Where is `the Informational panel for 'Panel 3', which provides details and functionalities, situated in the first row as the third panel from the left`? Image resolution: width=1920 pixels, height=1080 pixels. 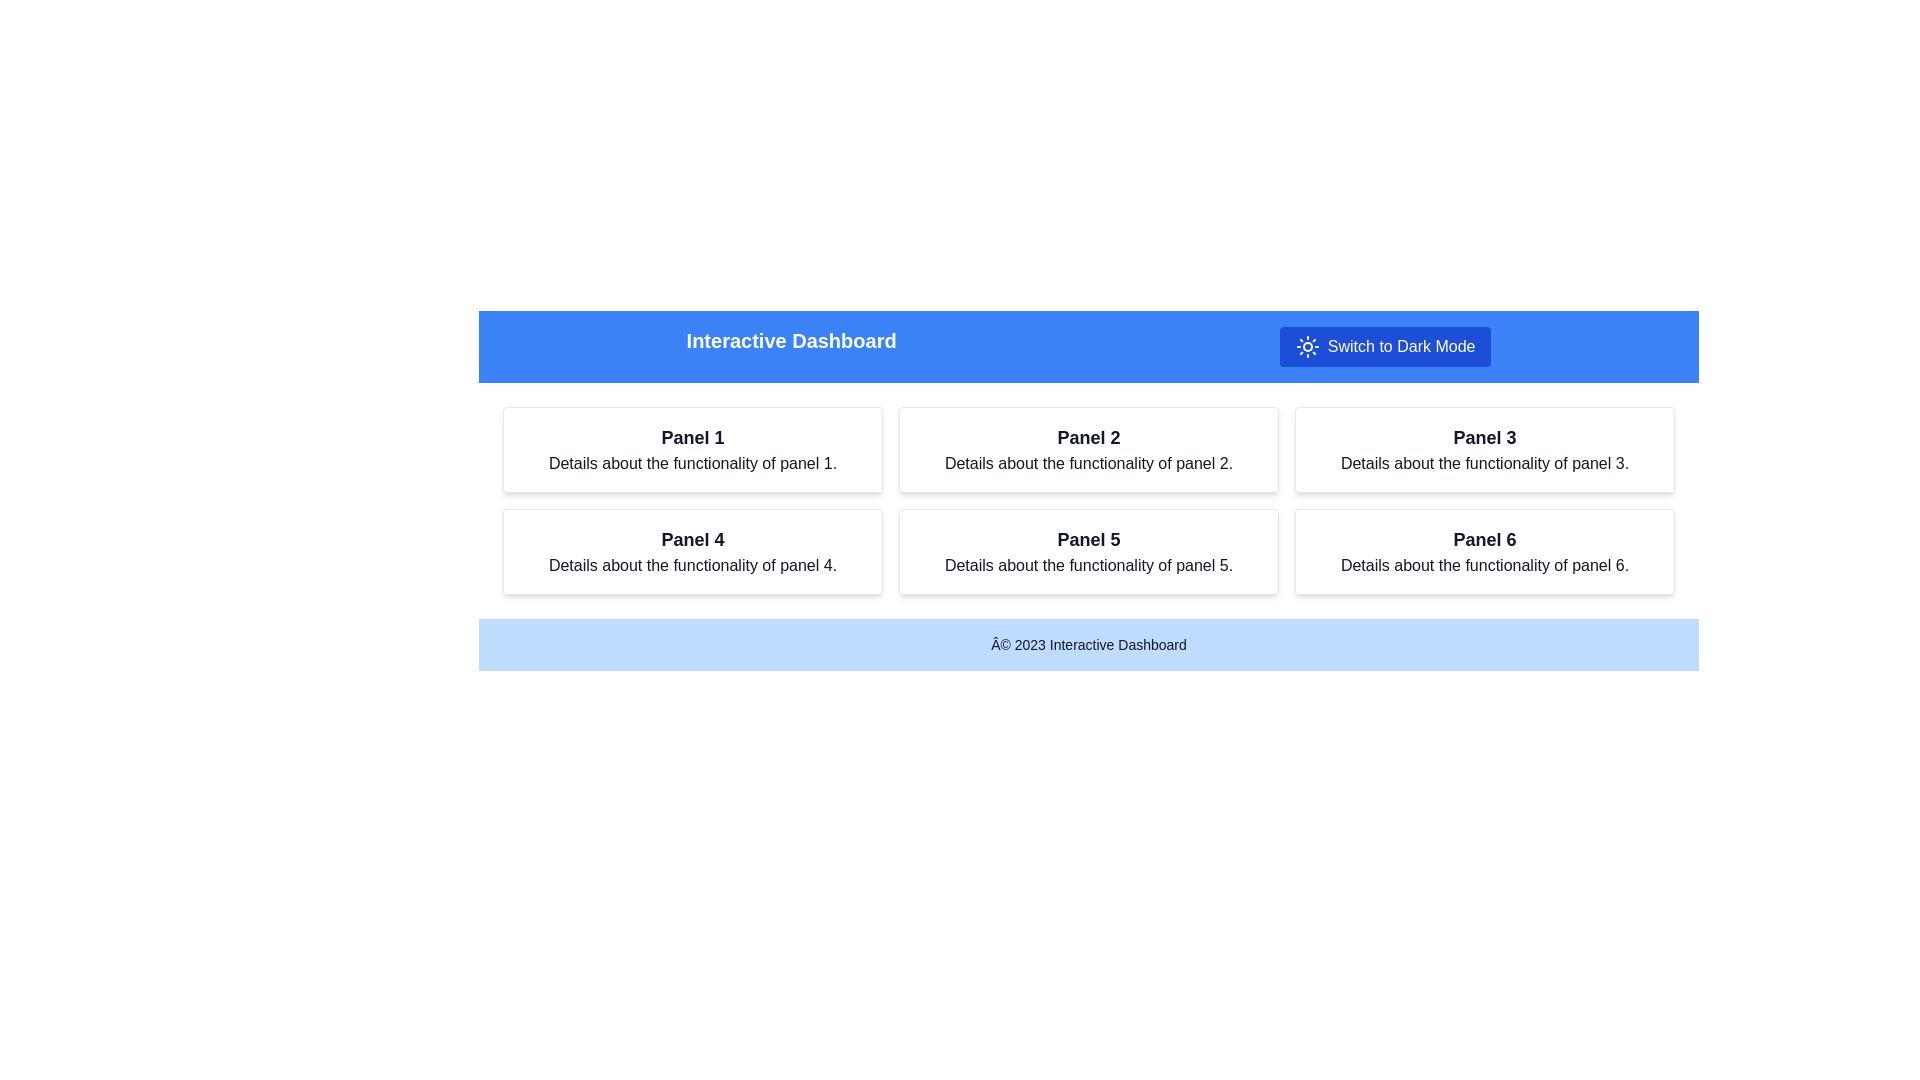
the Informational panel for 'Panel 3', which provides details and functionalities, situated in the first row as the third panel from the left is located at coordinates (1484, 450).